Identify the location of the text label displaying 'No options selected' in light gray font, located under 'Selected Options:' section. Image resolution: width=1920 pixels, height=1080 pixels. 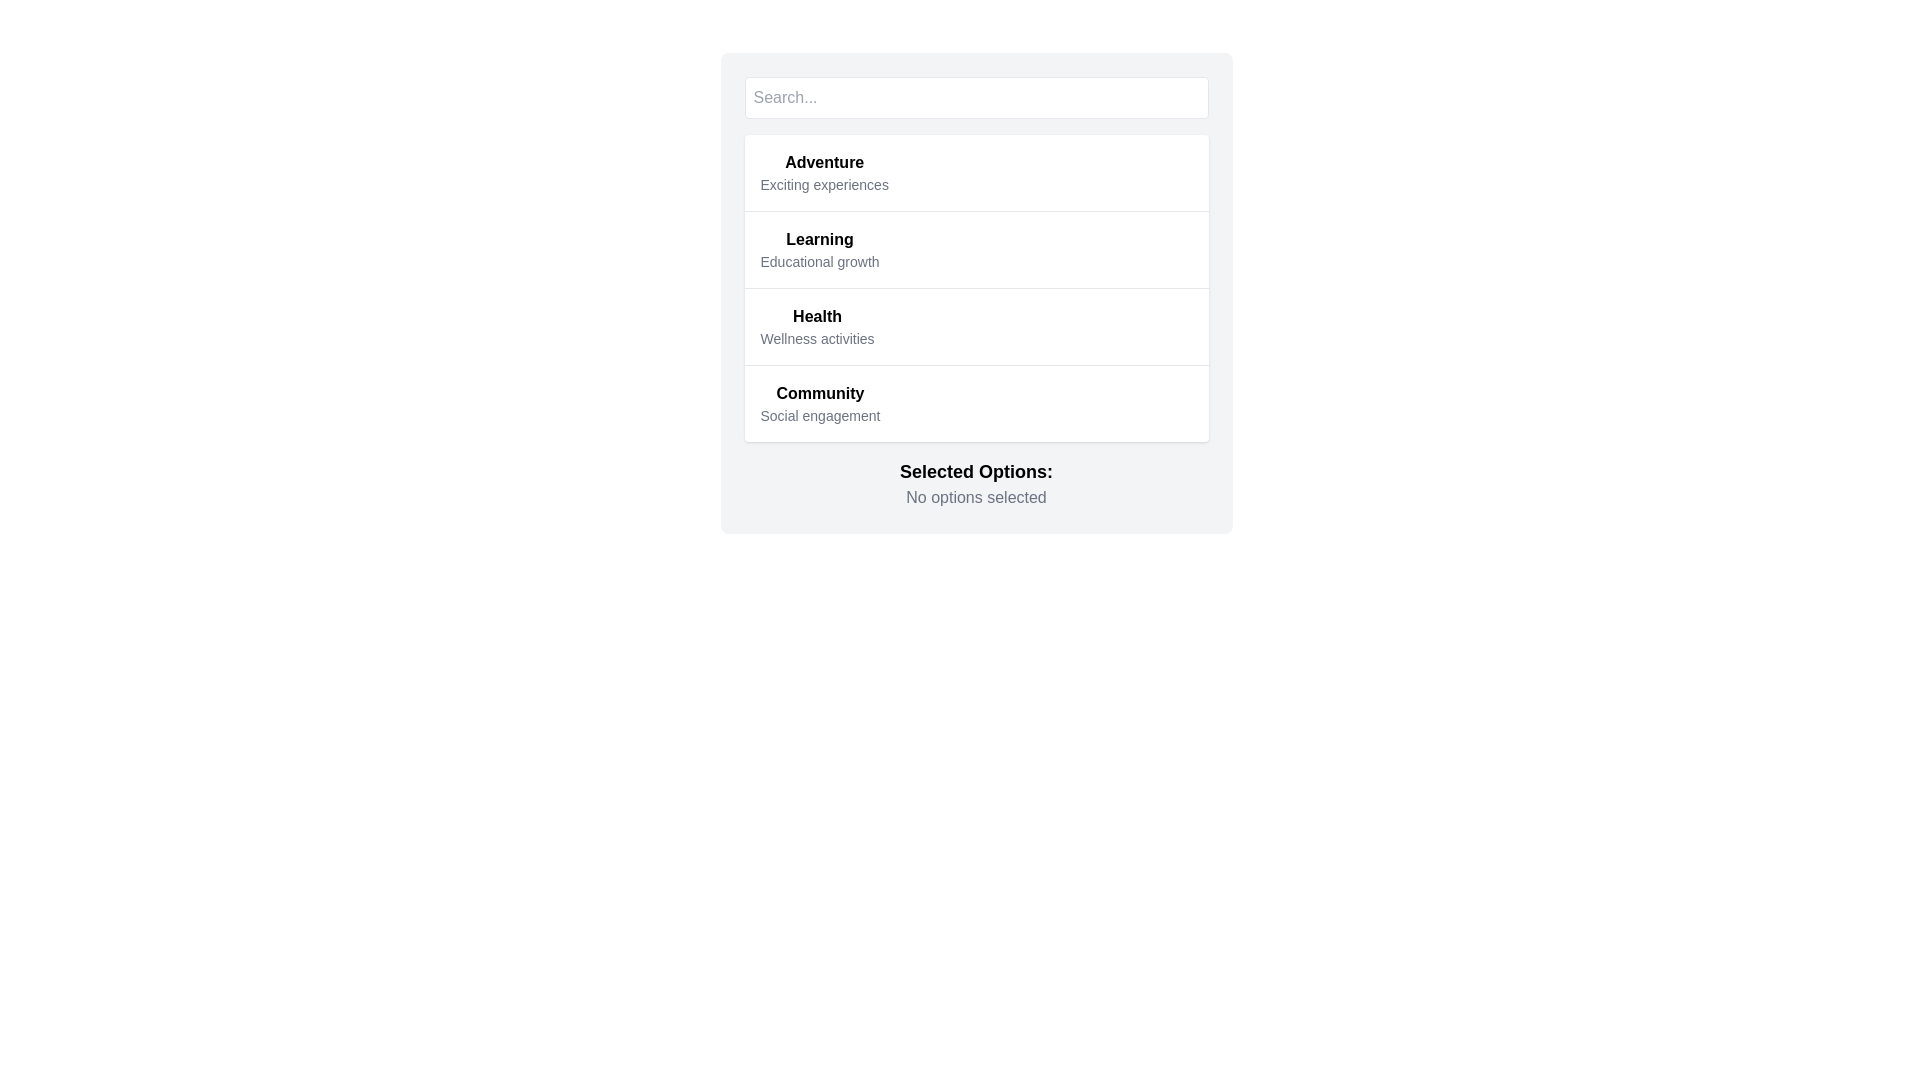
(976, 496).